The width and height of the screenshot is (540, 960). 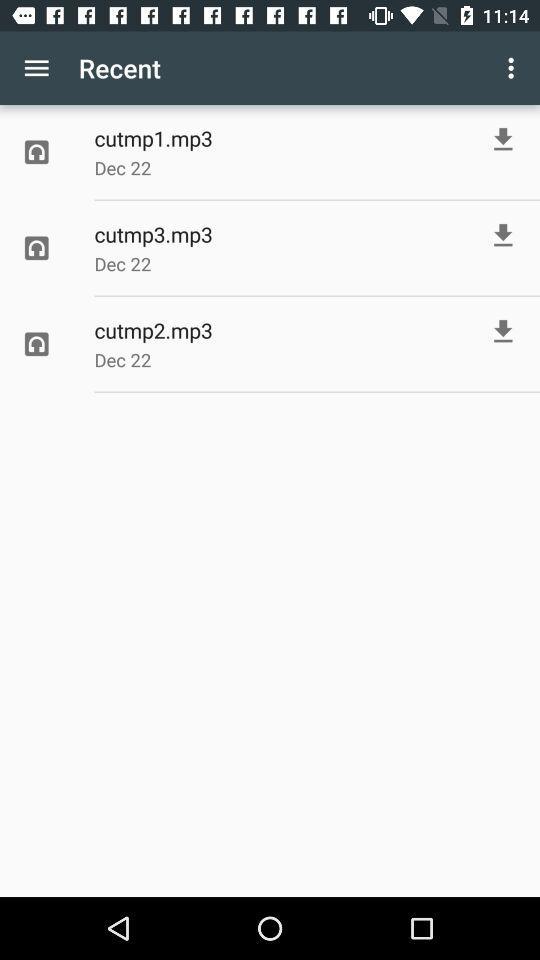 I want to click on the app to the left of recent icon, so click(x=36, y=68).